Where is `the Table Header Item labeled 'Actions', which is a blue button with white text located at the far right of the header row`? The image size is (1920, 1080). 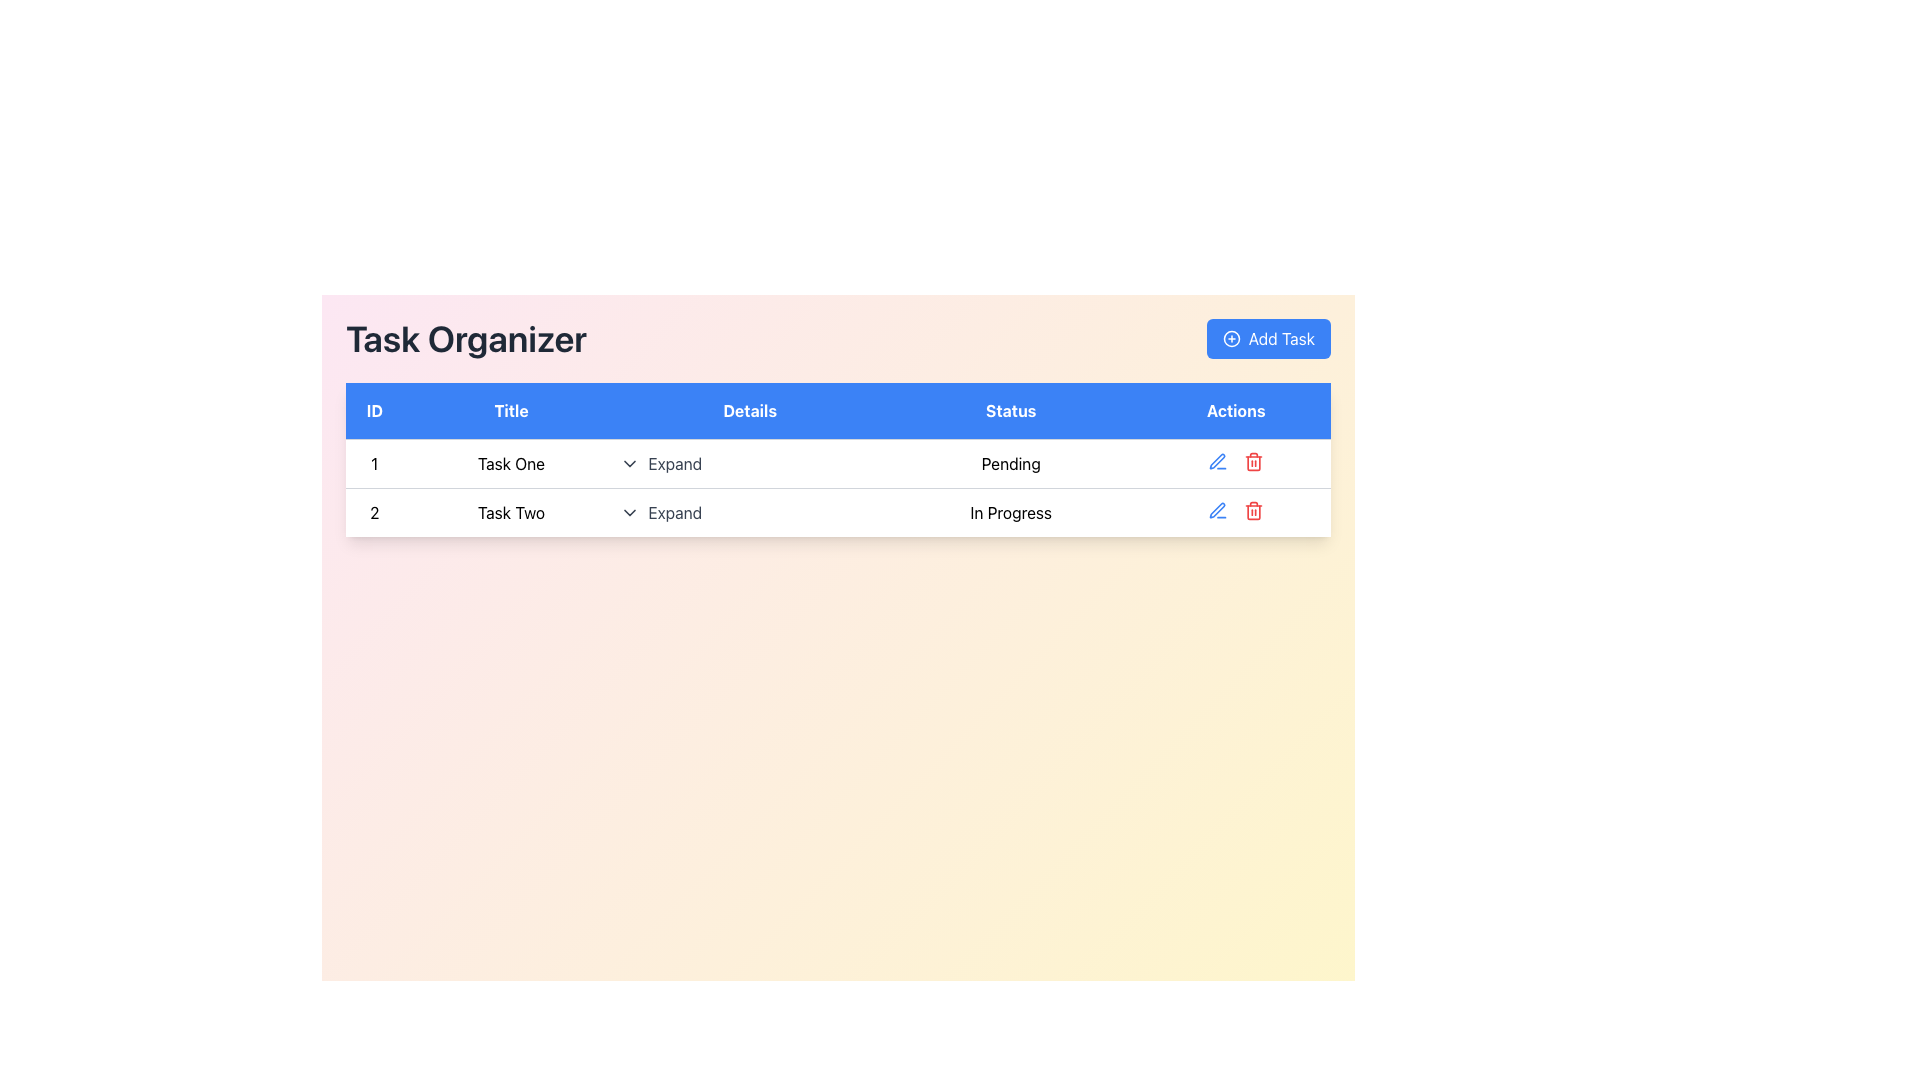 the Table Header Item labeled 'Actions', which is a blue button with white text located at the far right of the header row is located at coordinates (1235, 410).